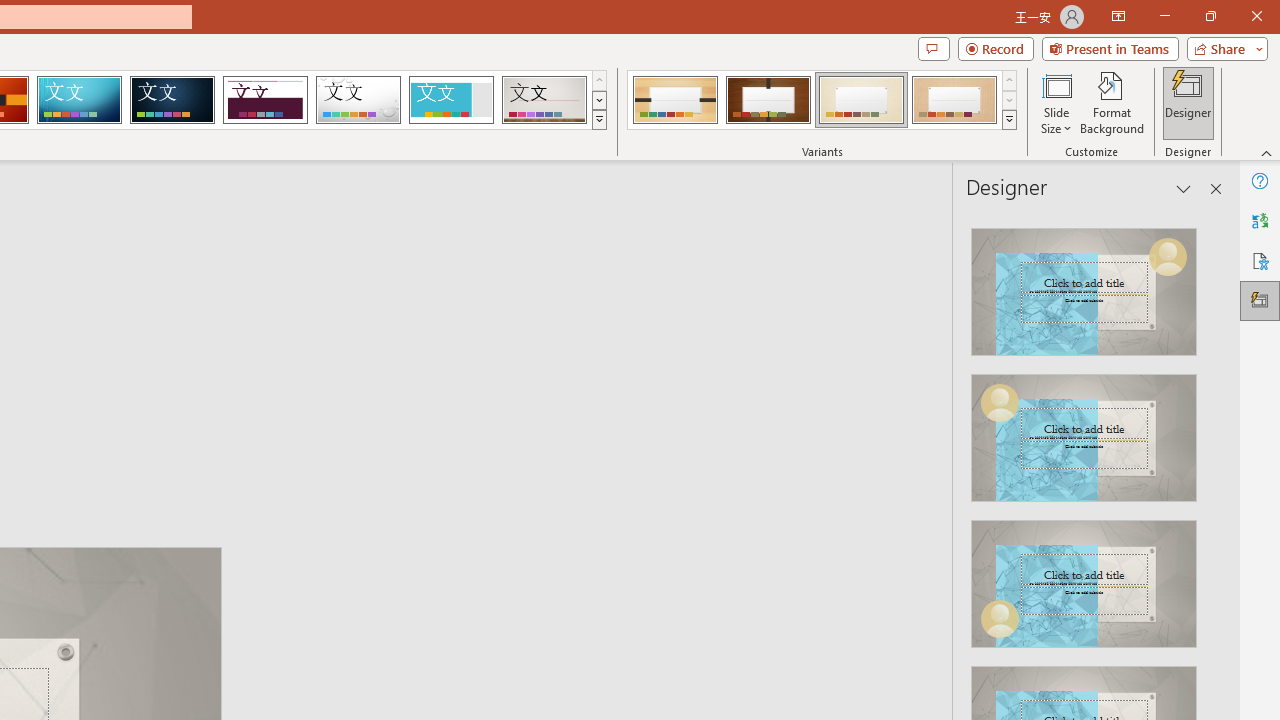  What do you see at coordinates (675, 100) in the screenshot?
I see `'Organic Variant 1'` at bounding box center [675, 100].